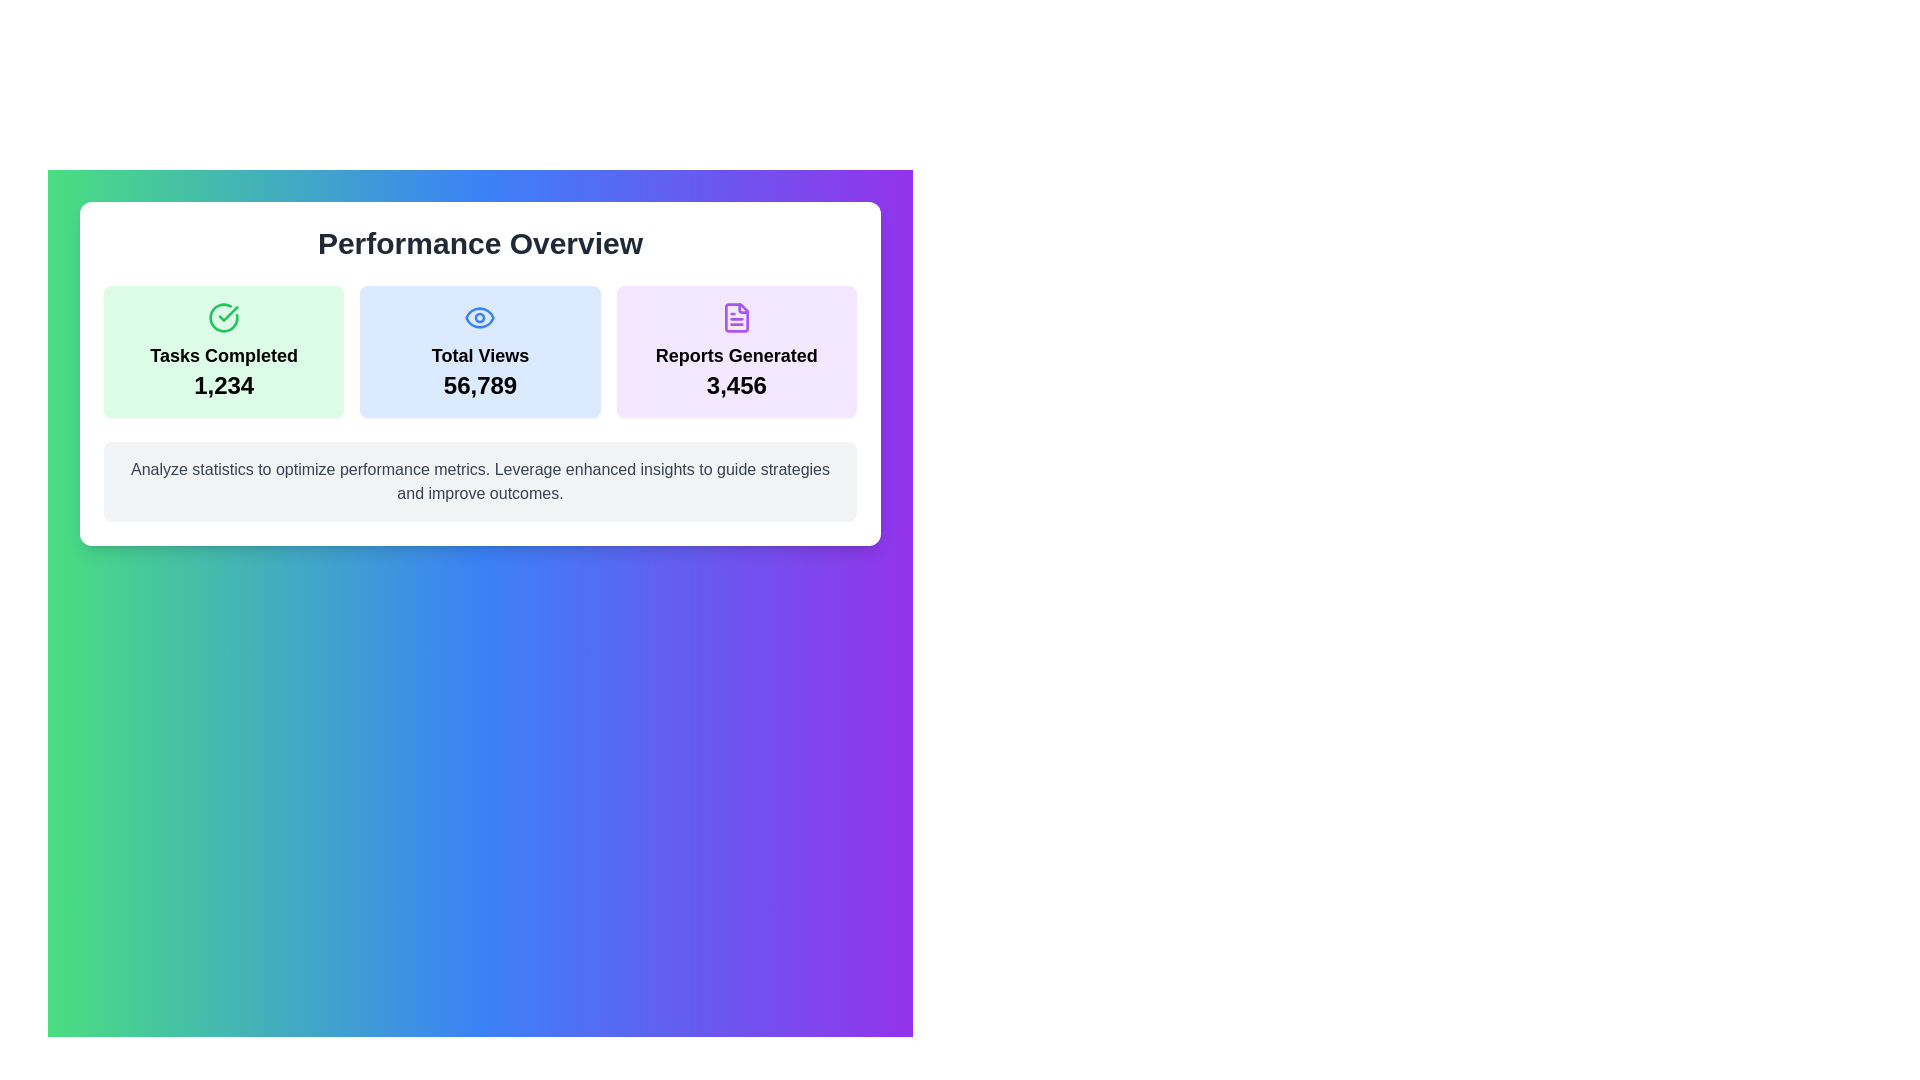 The image size is (1920, 1080). I want to click on the displayed value of the text label showing '3,456' located centrally within the rightmost purple card, underneath the text 'Reports Generated', so click(735, 385).